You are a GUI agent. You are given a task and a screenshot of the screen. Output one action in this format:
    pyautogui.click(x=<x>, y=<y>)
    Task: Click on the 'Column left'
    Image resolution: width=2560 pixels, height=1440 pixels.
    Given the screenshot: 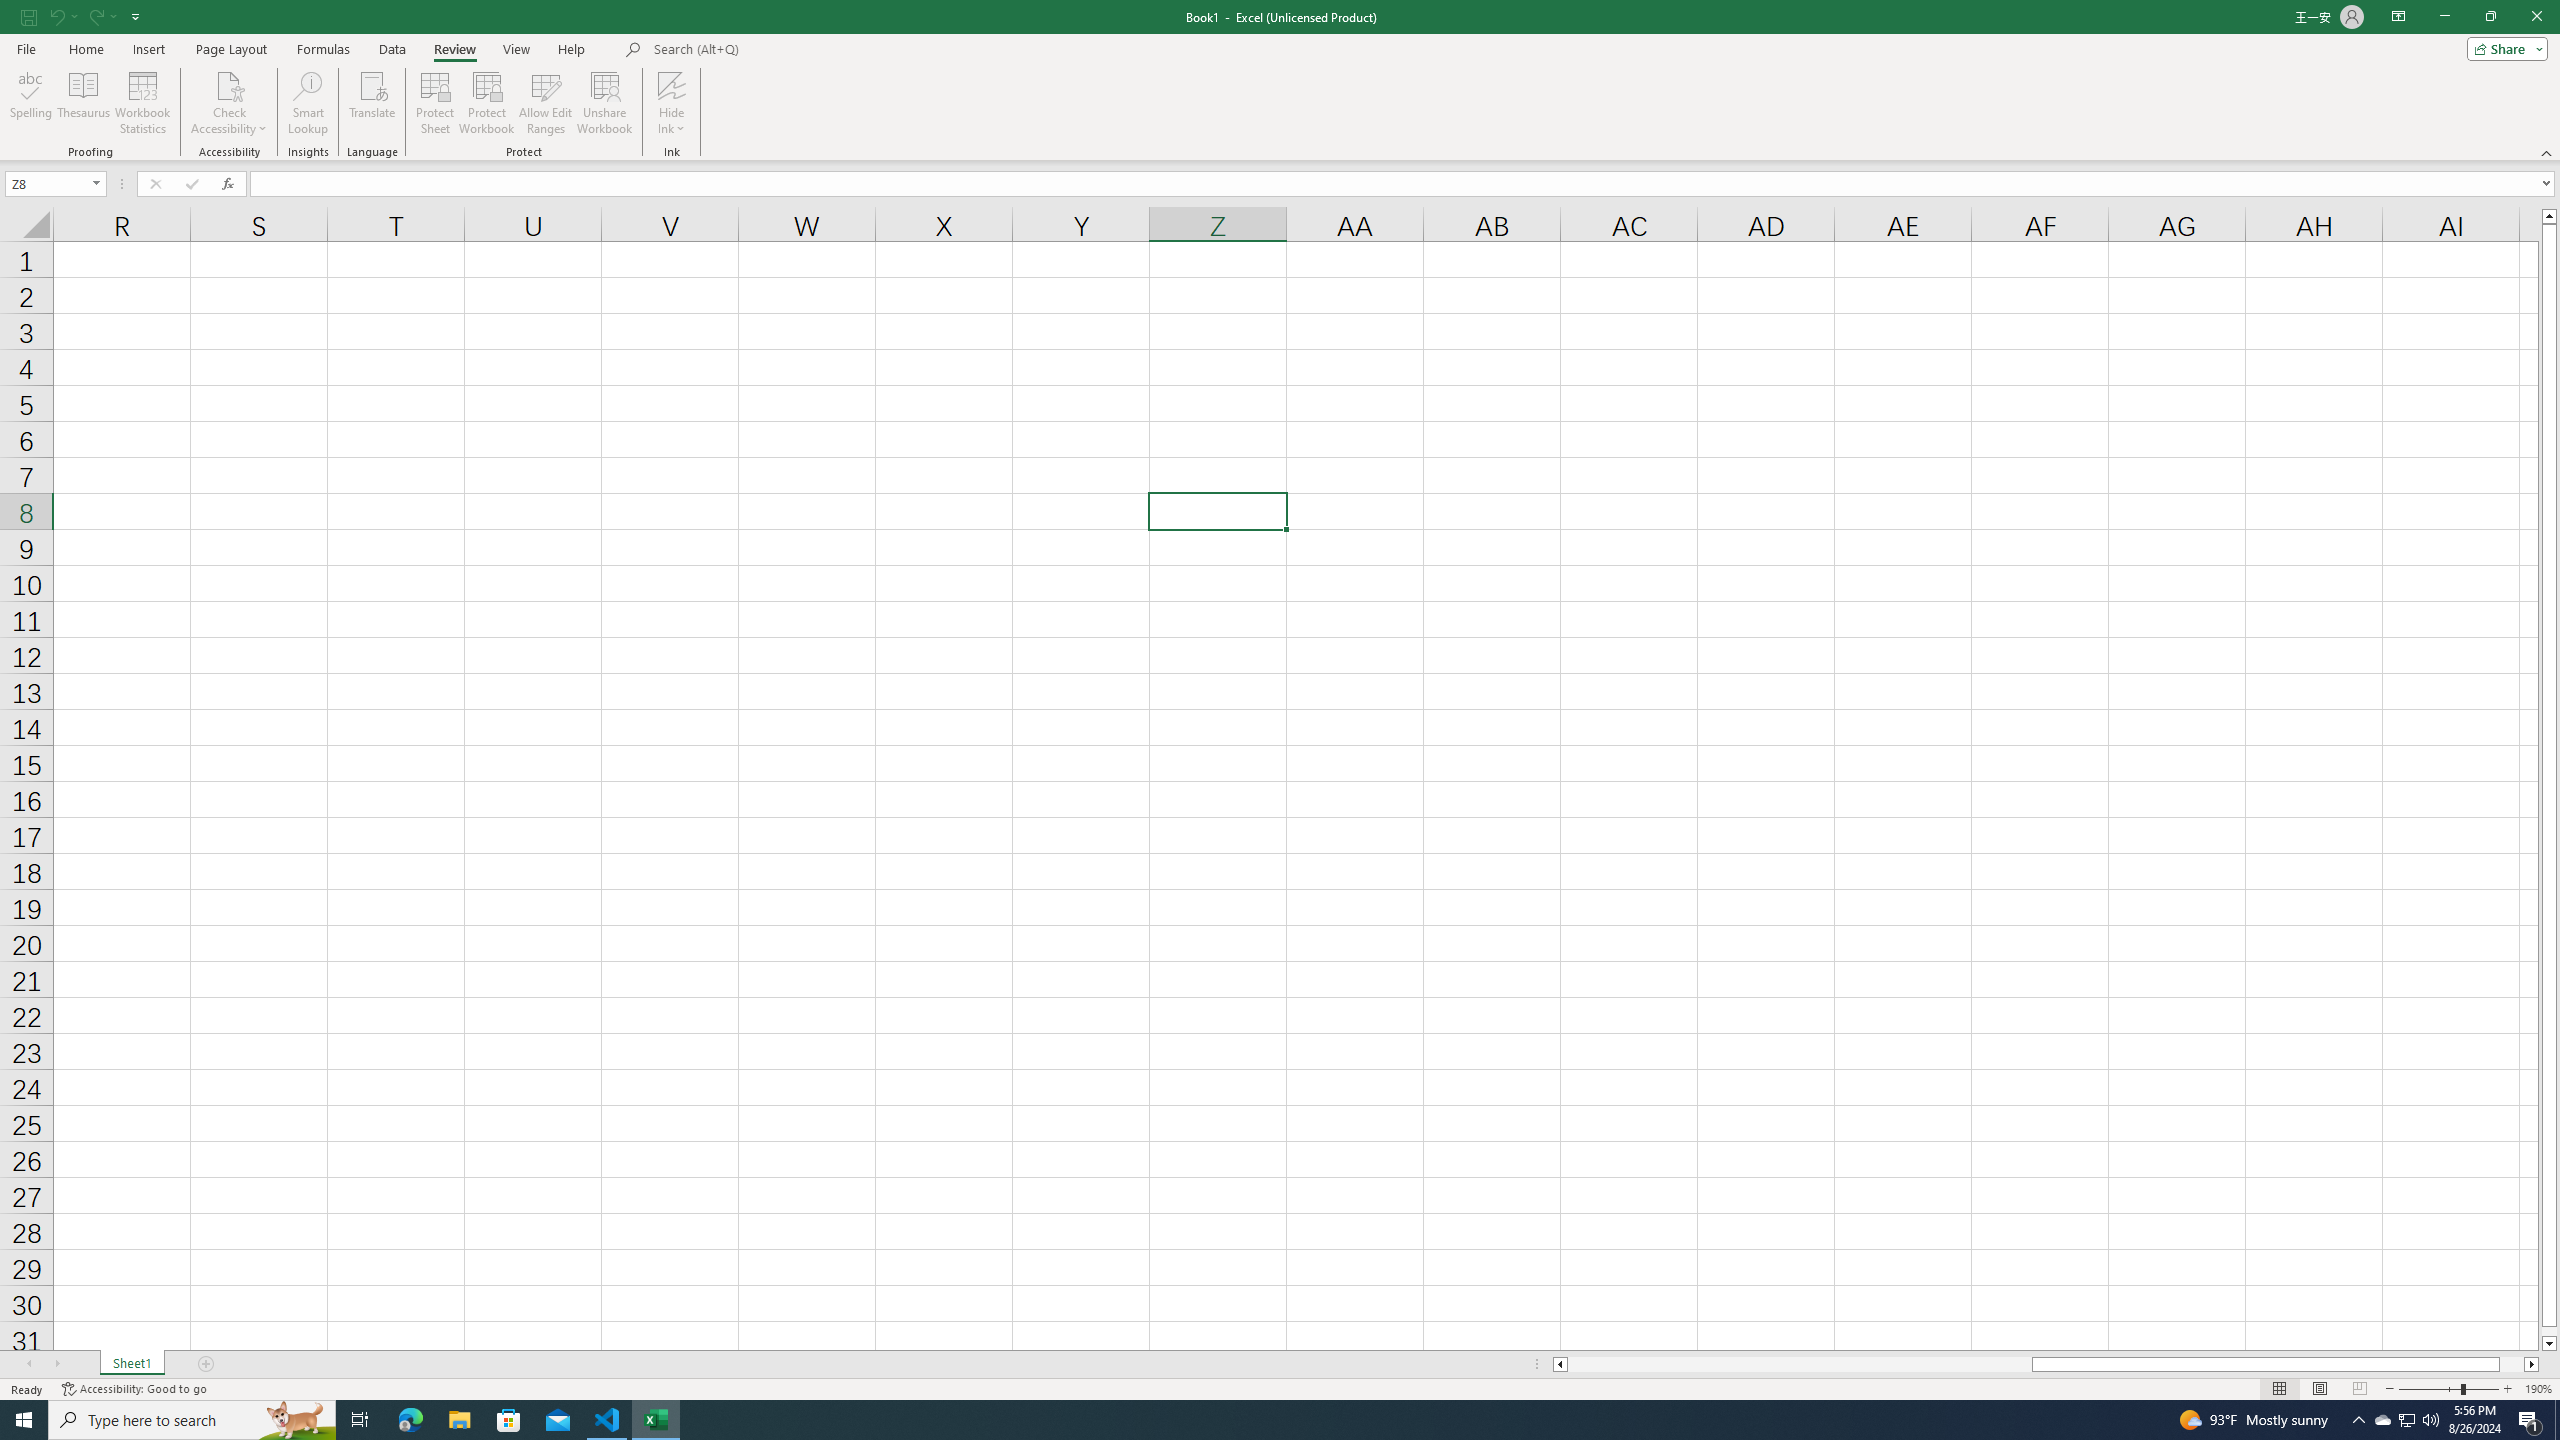 What is the action you would take?
    pyautogui.click(x=1558, y=1363)
    